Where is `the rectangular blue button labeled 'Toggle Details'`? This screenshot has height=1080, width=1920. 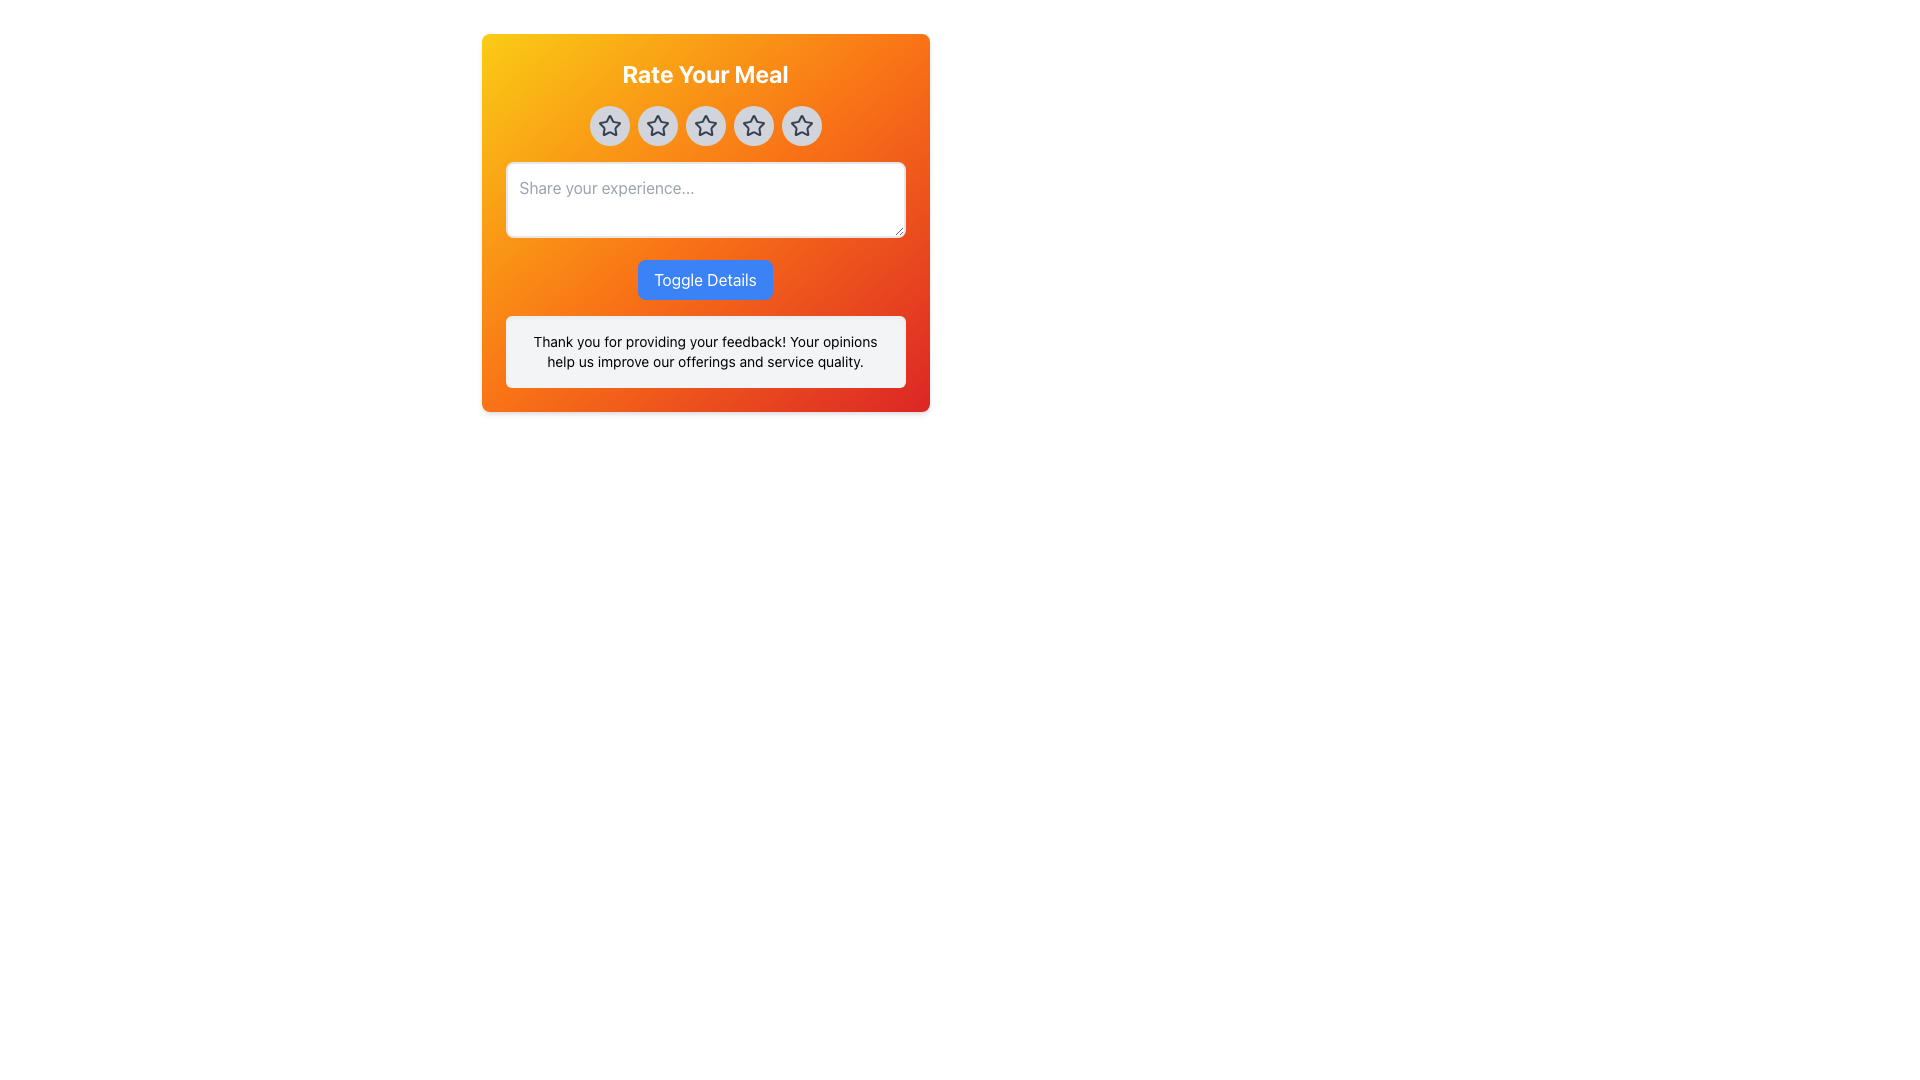 the rectangular blue button labeled 'Toggle Details' is located at coordinates (705, 280).